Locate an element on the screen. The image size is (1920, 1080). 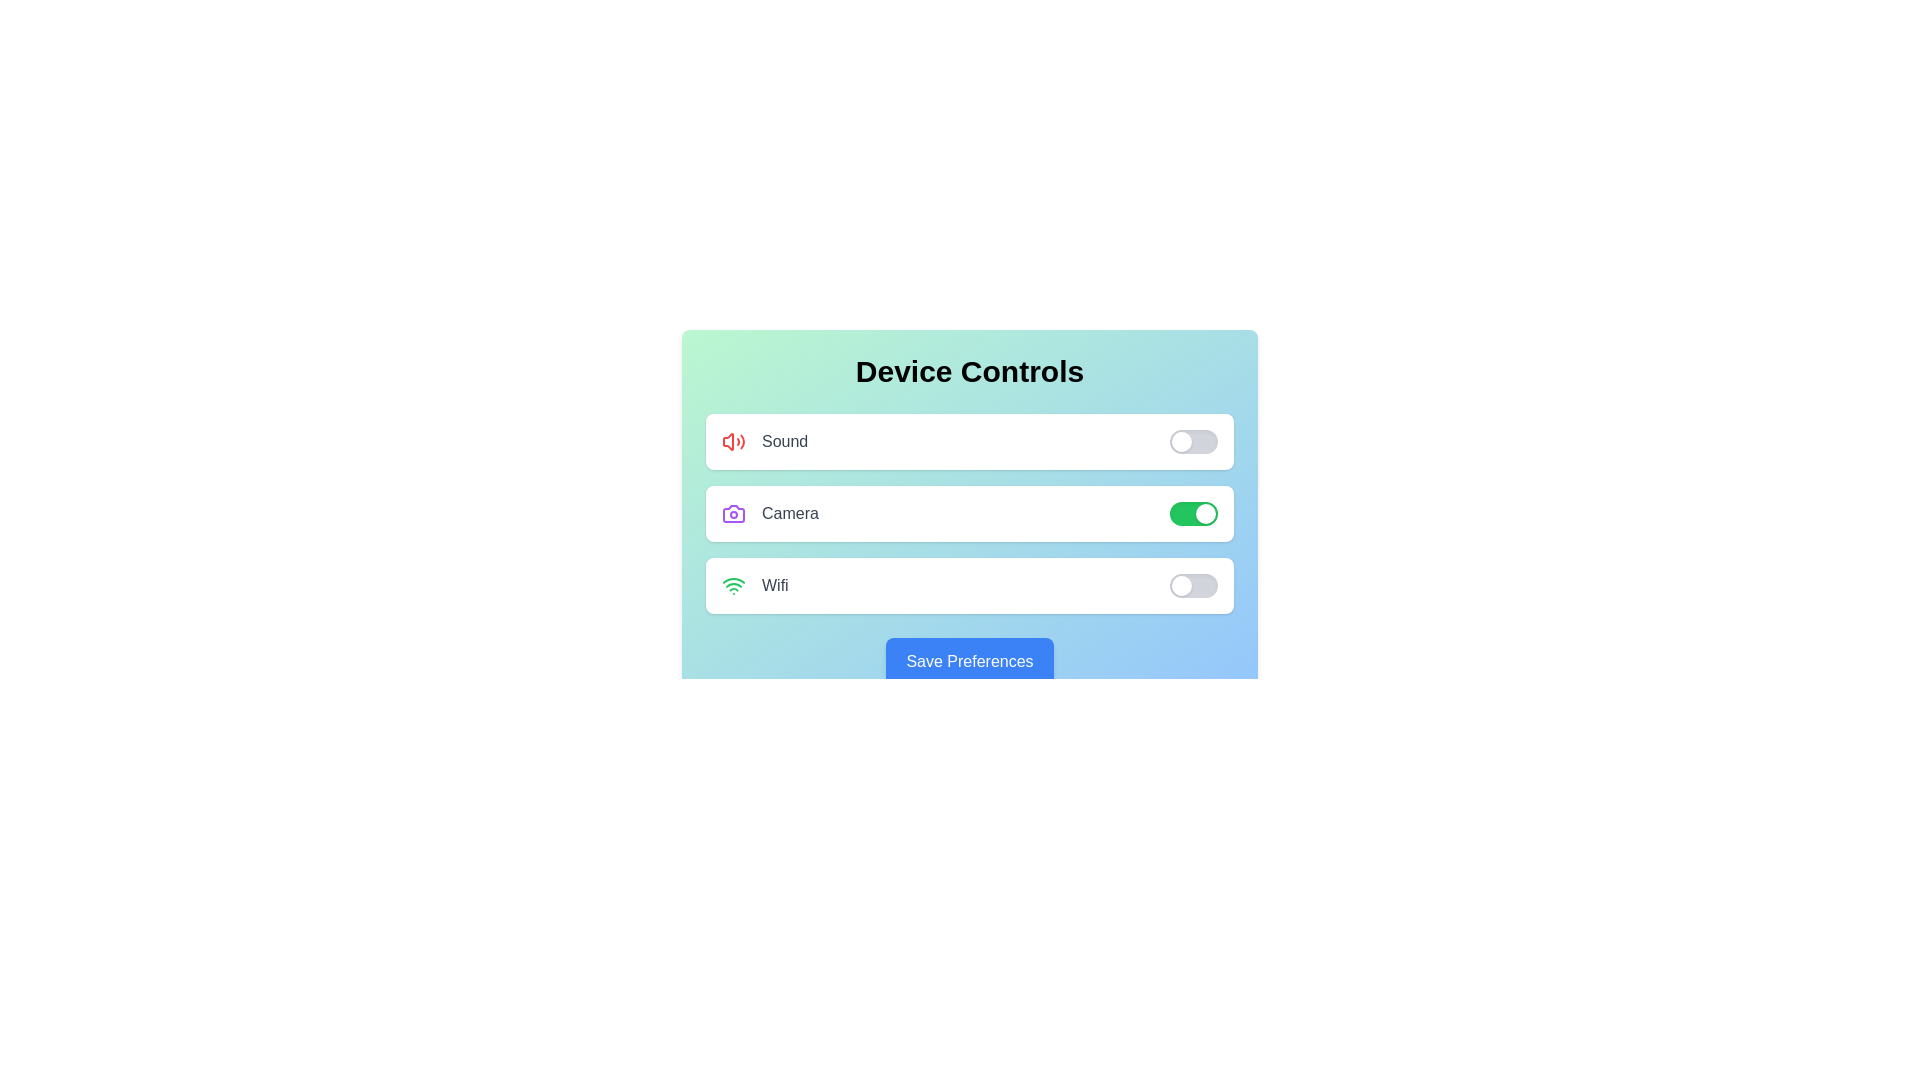
the 'Save Preferences' button is located at coordinates (969, 662).